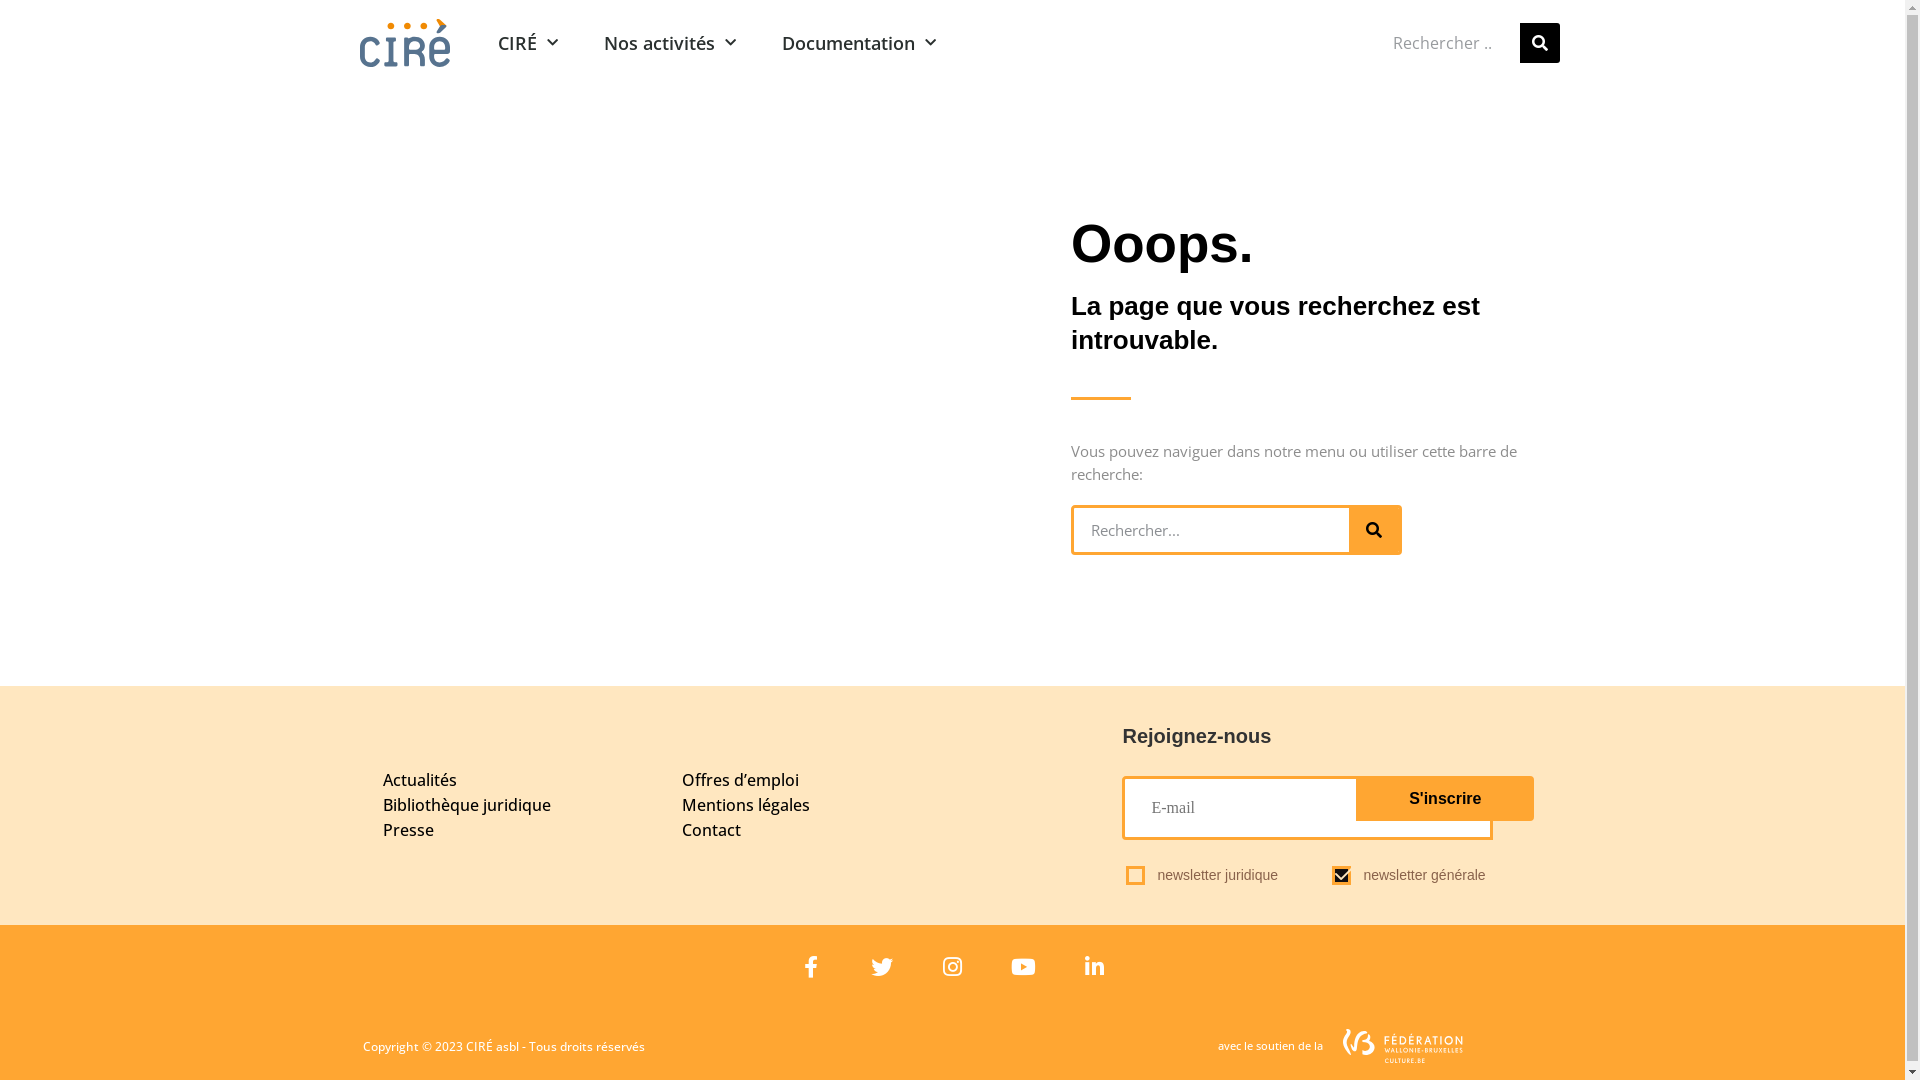  What do you see at coordinates (859, 42) in the screenshot?
I see `'Documentation'` at bounding box center [859, 42].